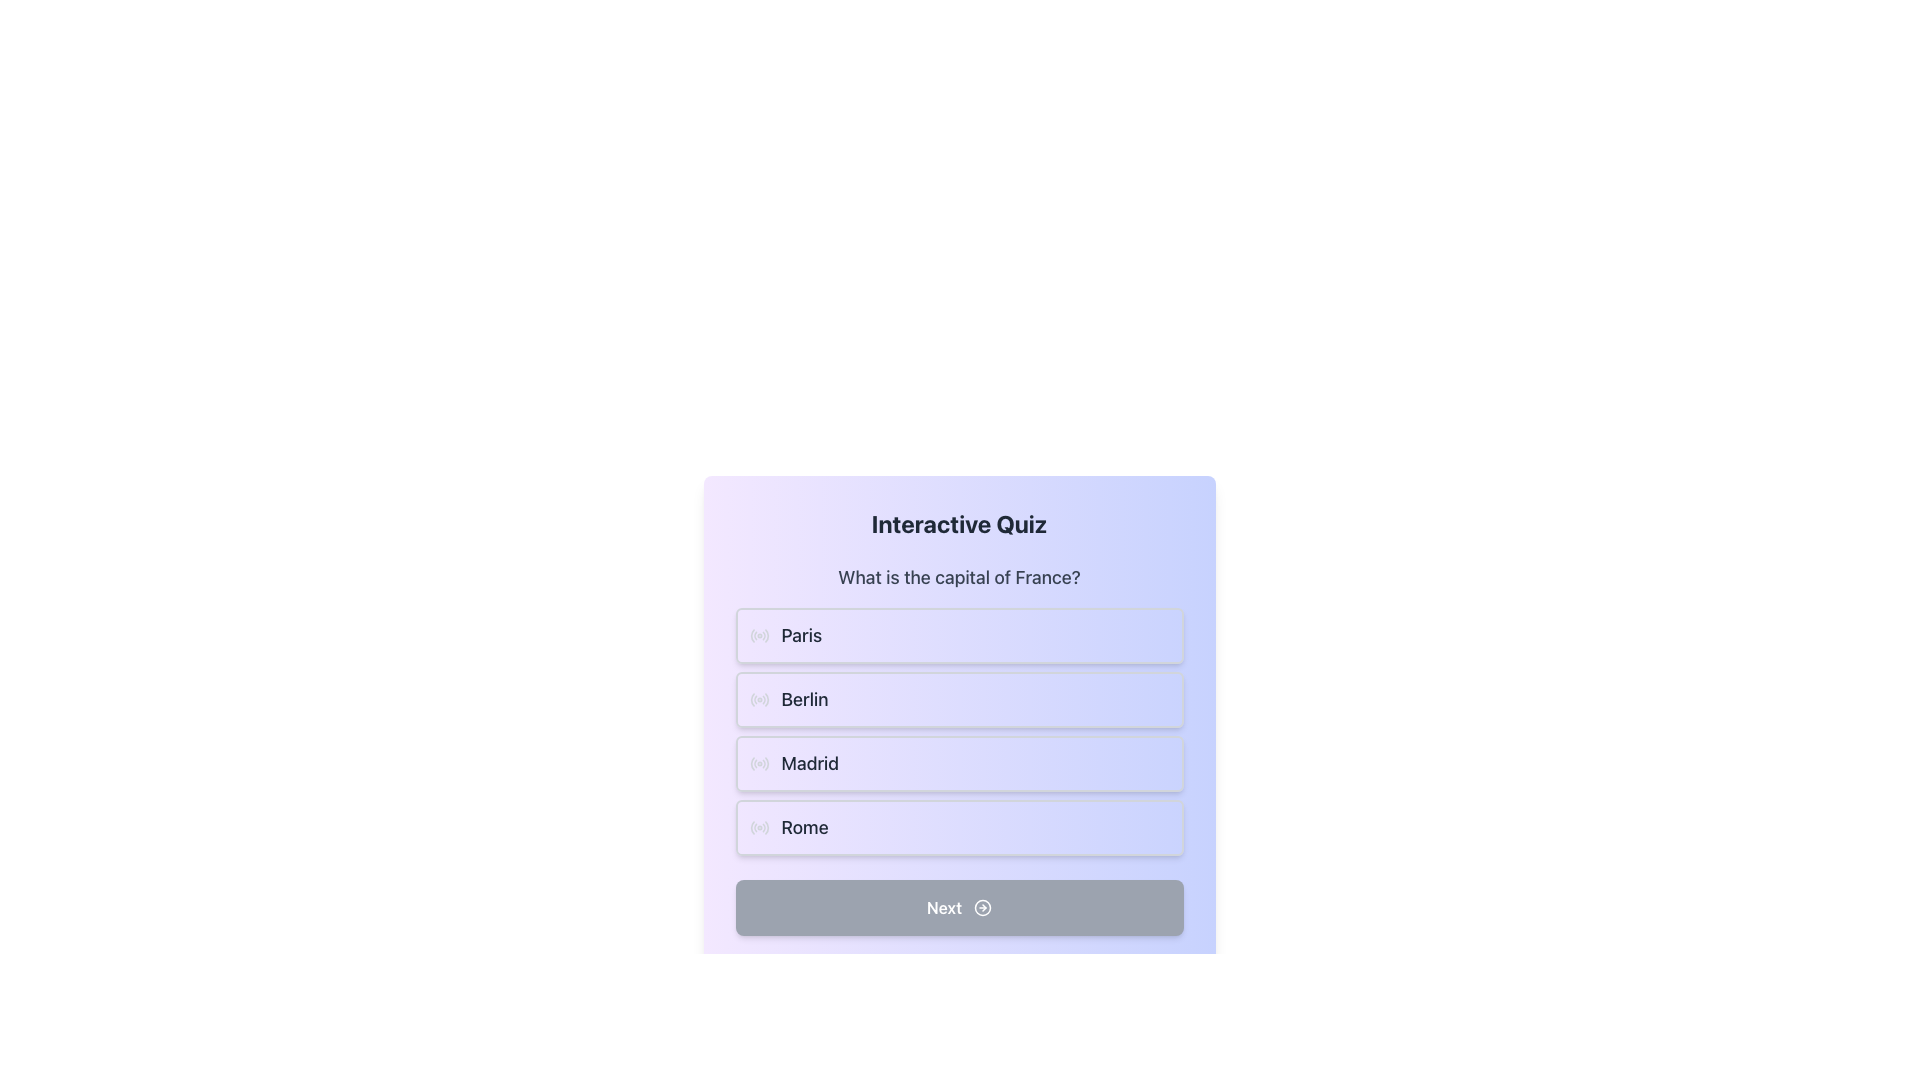 The height and width of the screenshot is (1080, 1920). Describe the element at coordinates (958, 907) in the screenshot. I see `the 'Next' button, which is a rectangular indigo button with rounded corners and the text 'Next' in white, to observe its hover effects` at that location.